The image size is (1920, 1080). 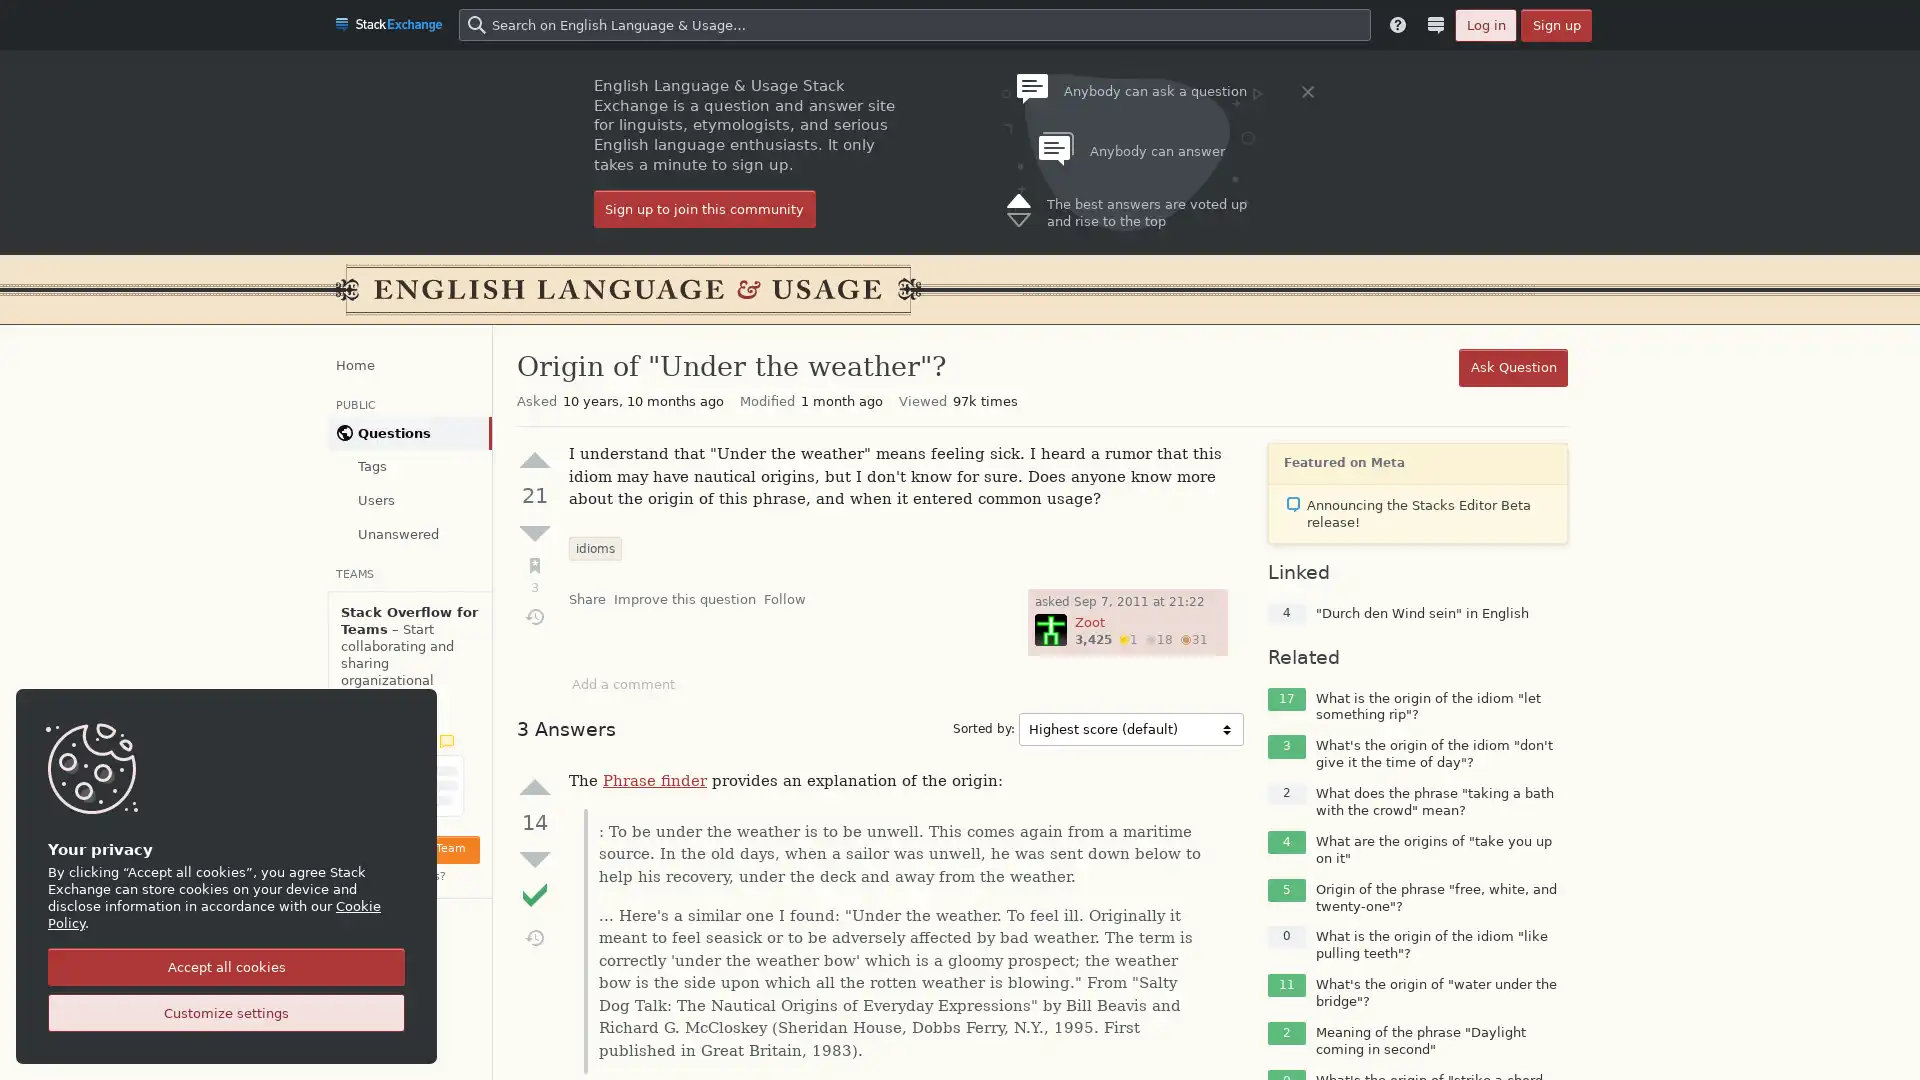 What do you see at coordinates (226, 966) in the screenshot?
I see `Accept all cookies` at bounding box center [226, 966].